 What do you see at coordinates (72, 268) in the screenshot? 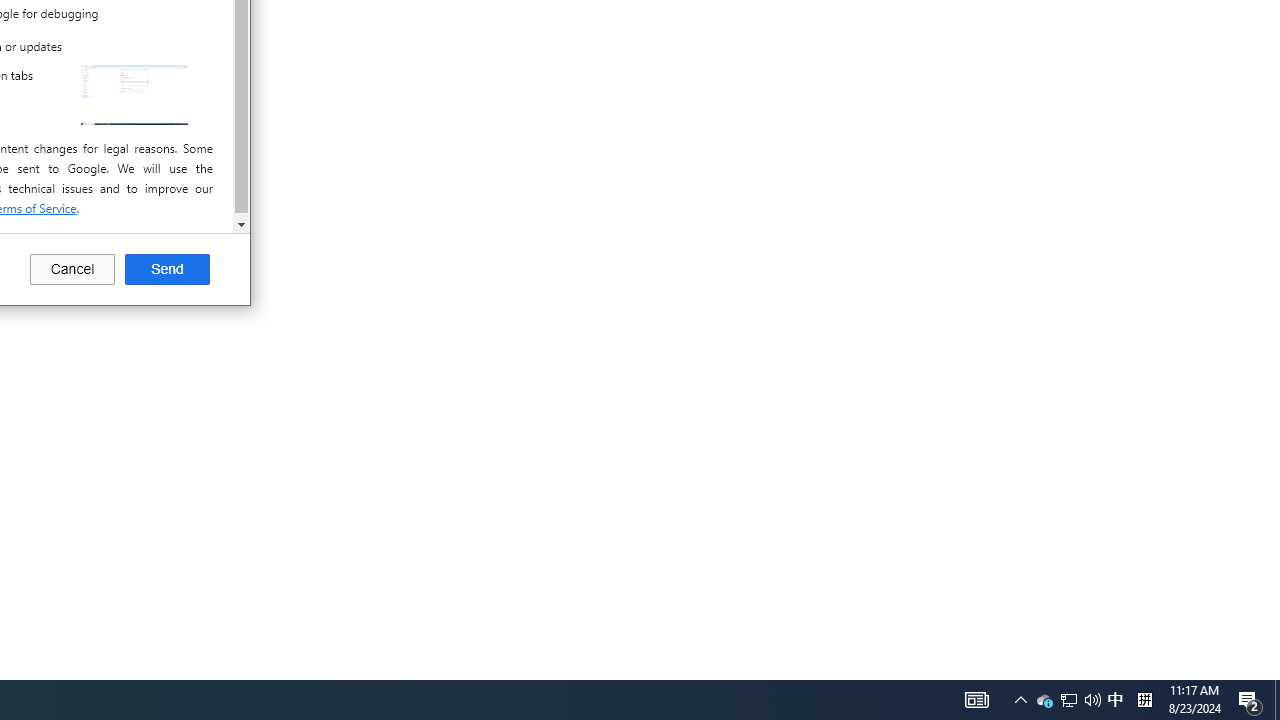
I see `'Cancel'` at bounding box center [72, 268].